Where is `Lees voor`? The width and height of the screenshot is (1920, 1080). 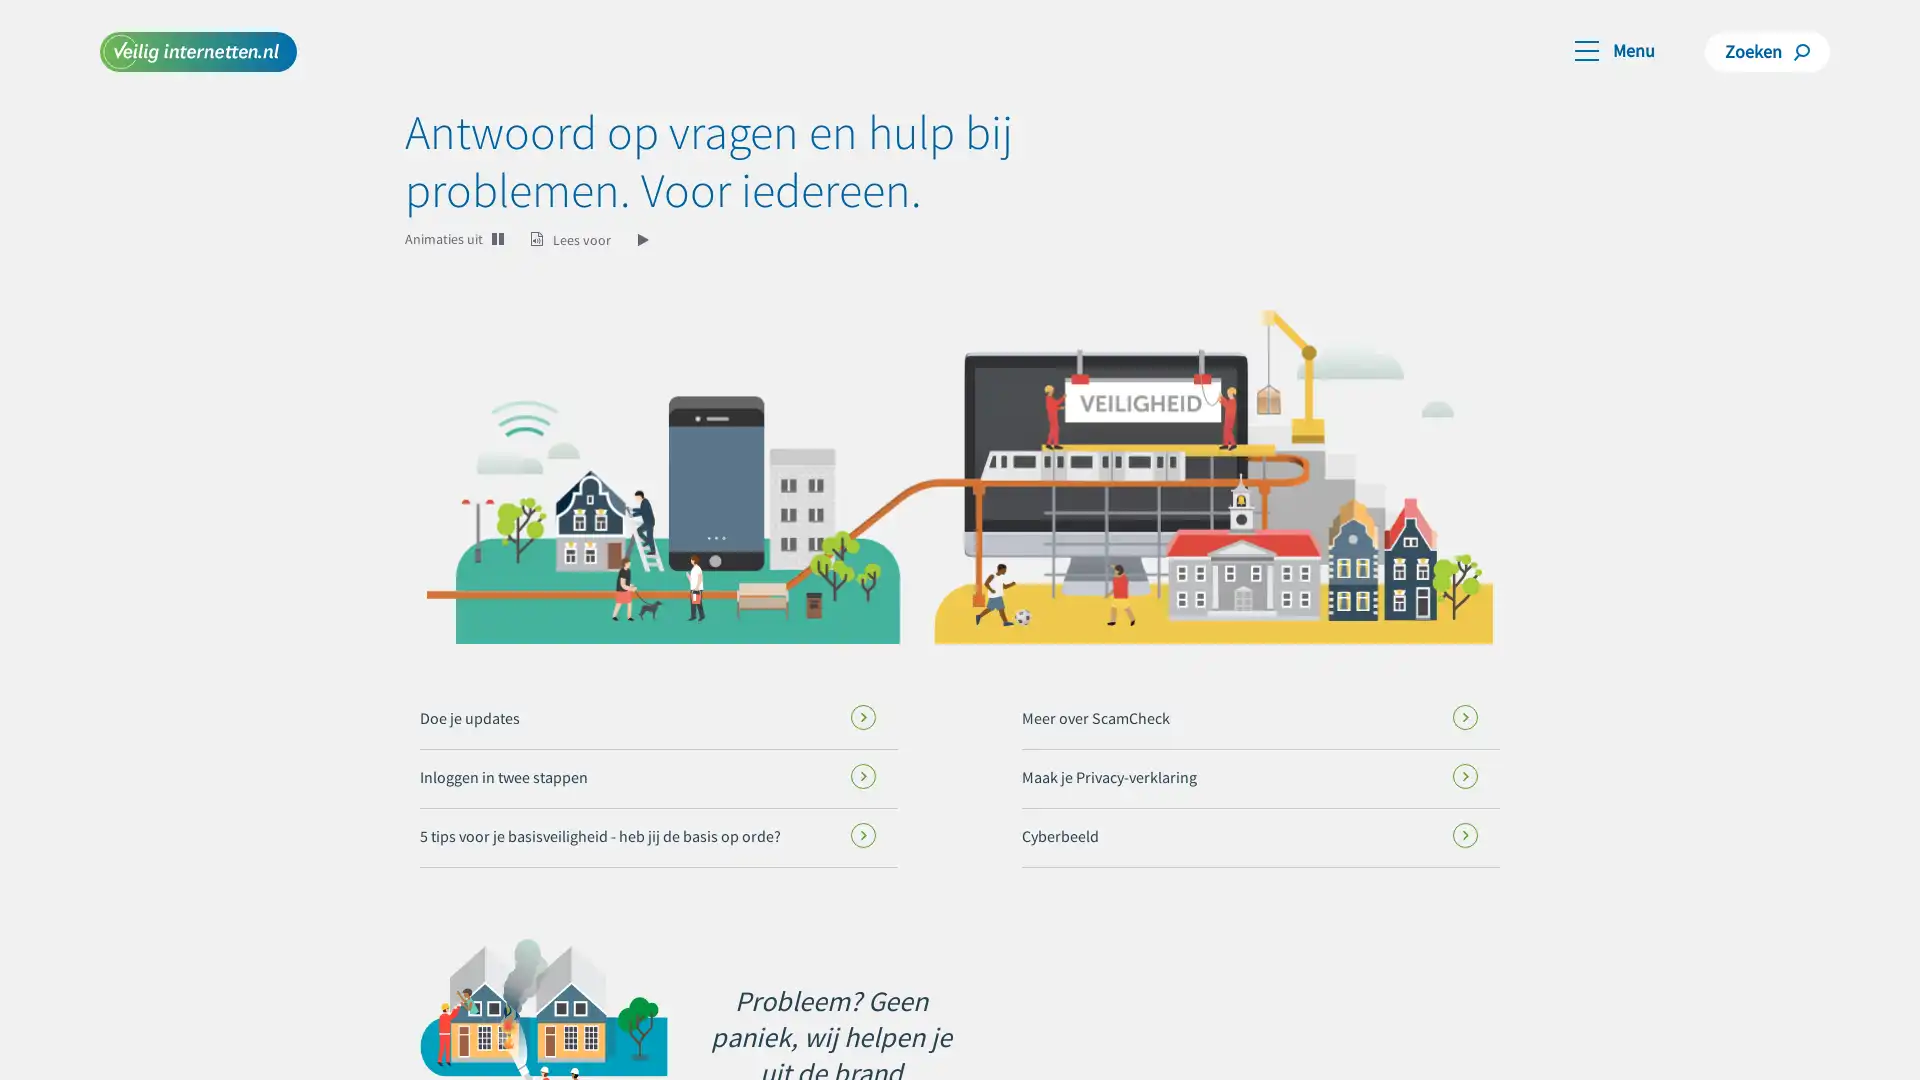
Lees voor is located at coordinates (592, 238).